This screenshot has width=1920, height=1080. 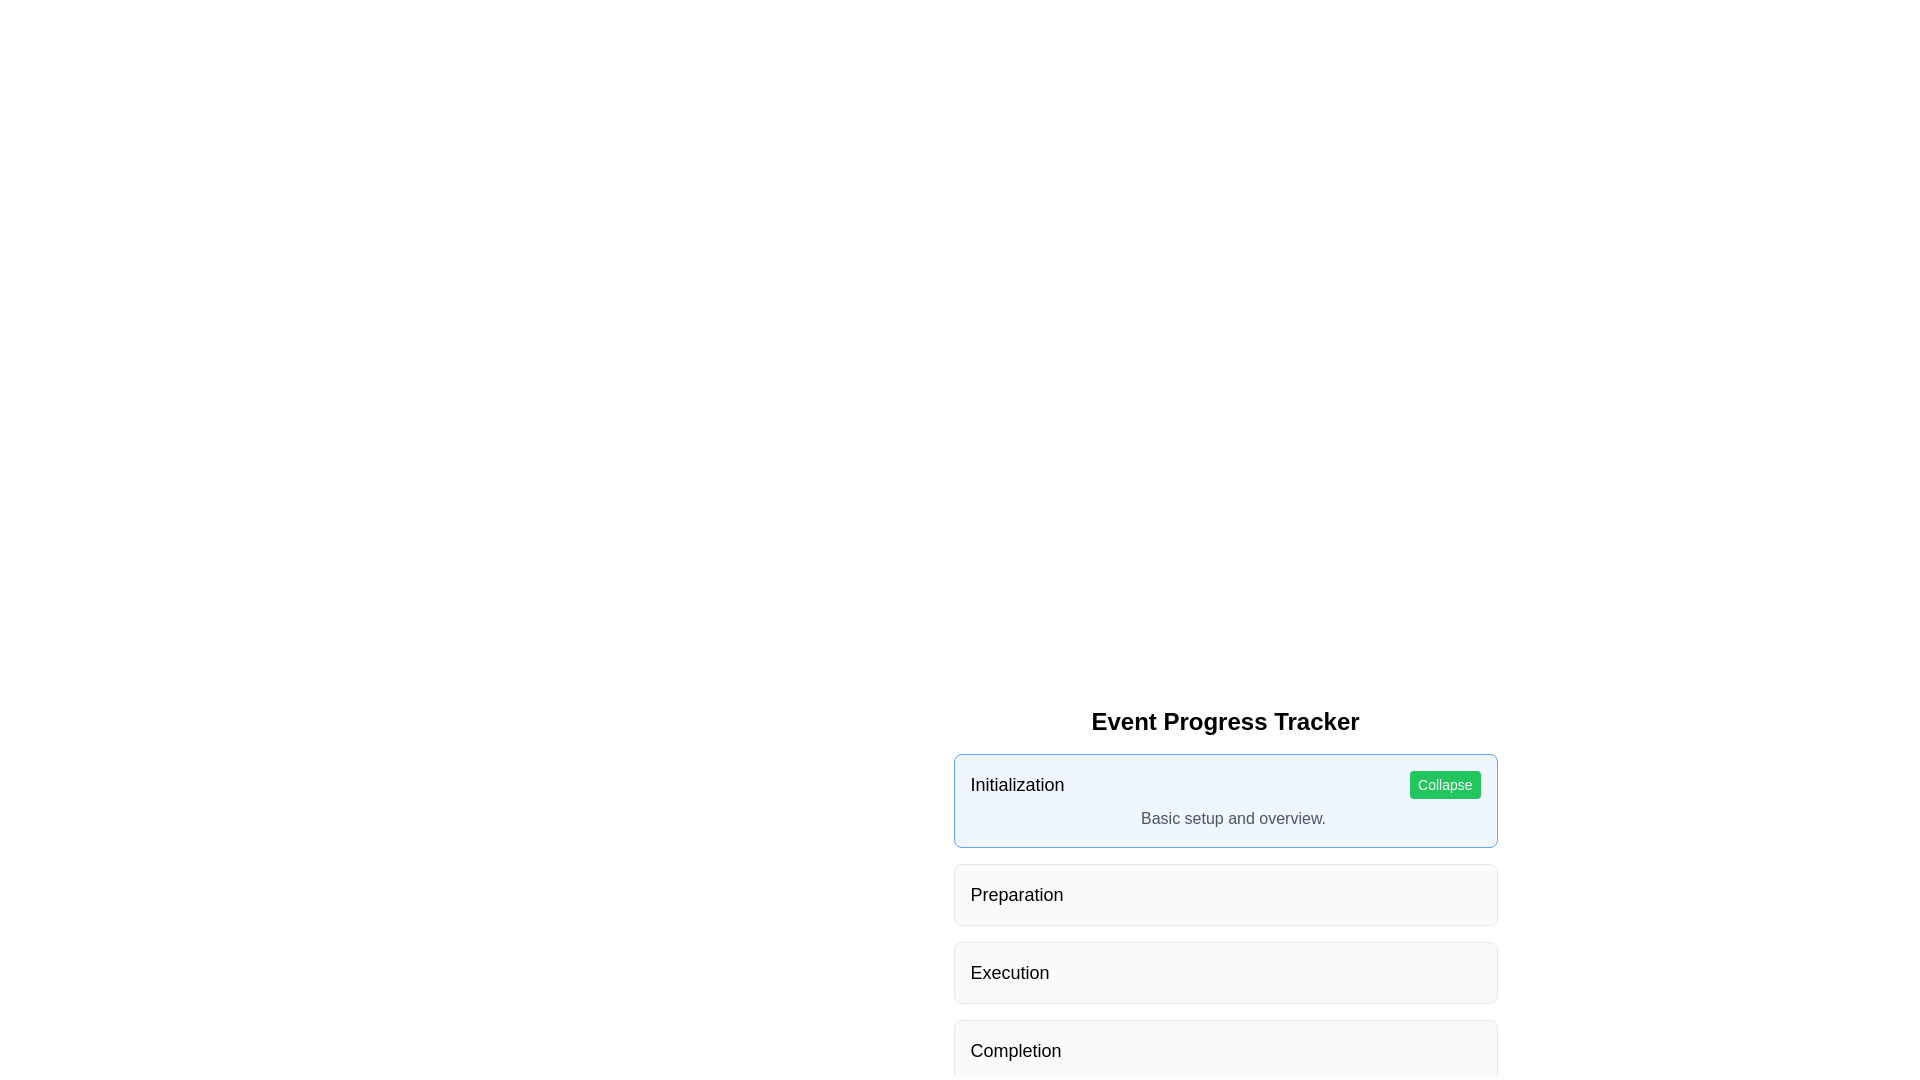 I want to click on the text label styled in gray font that reads 'Basic setup and overview.' located below the 'Initialization' title within the blue-bordered section, so click(x=1224, y=818).